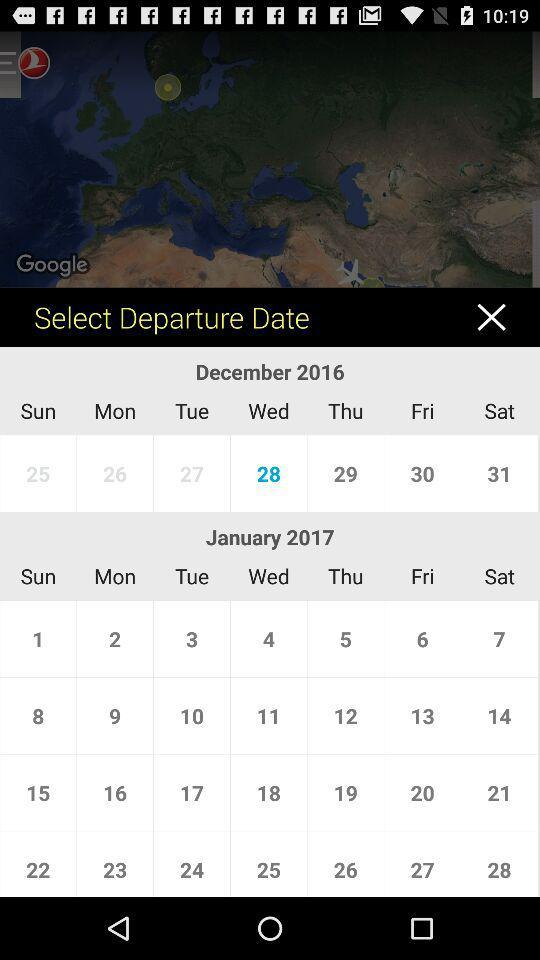  I want to click on the close icon, so click(500, 339).